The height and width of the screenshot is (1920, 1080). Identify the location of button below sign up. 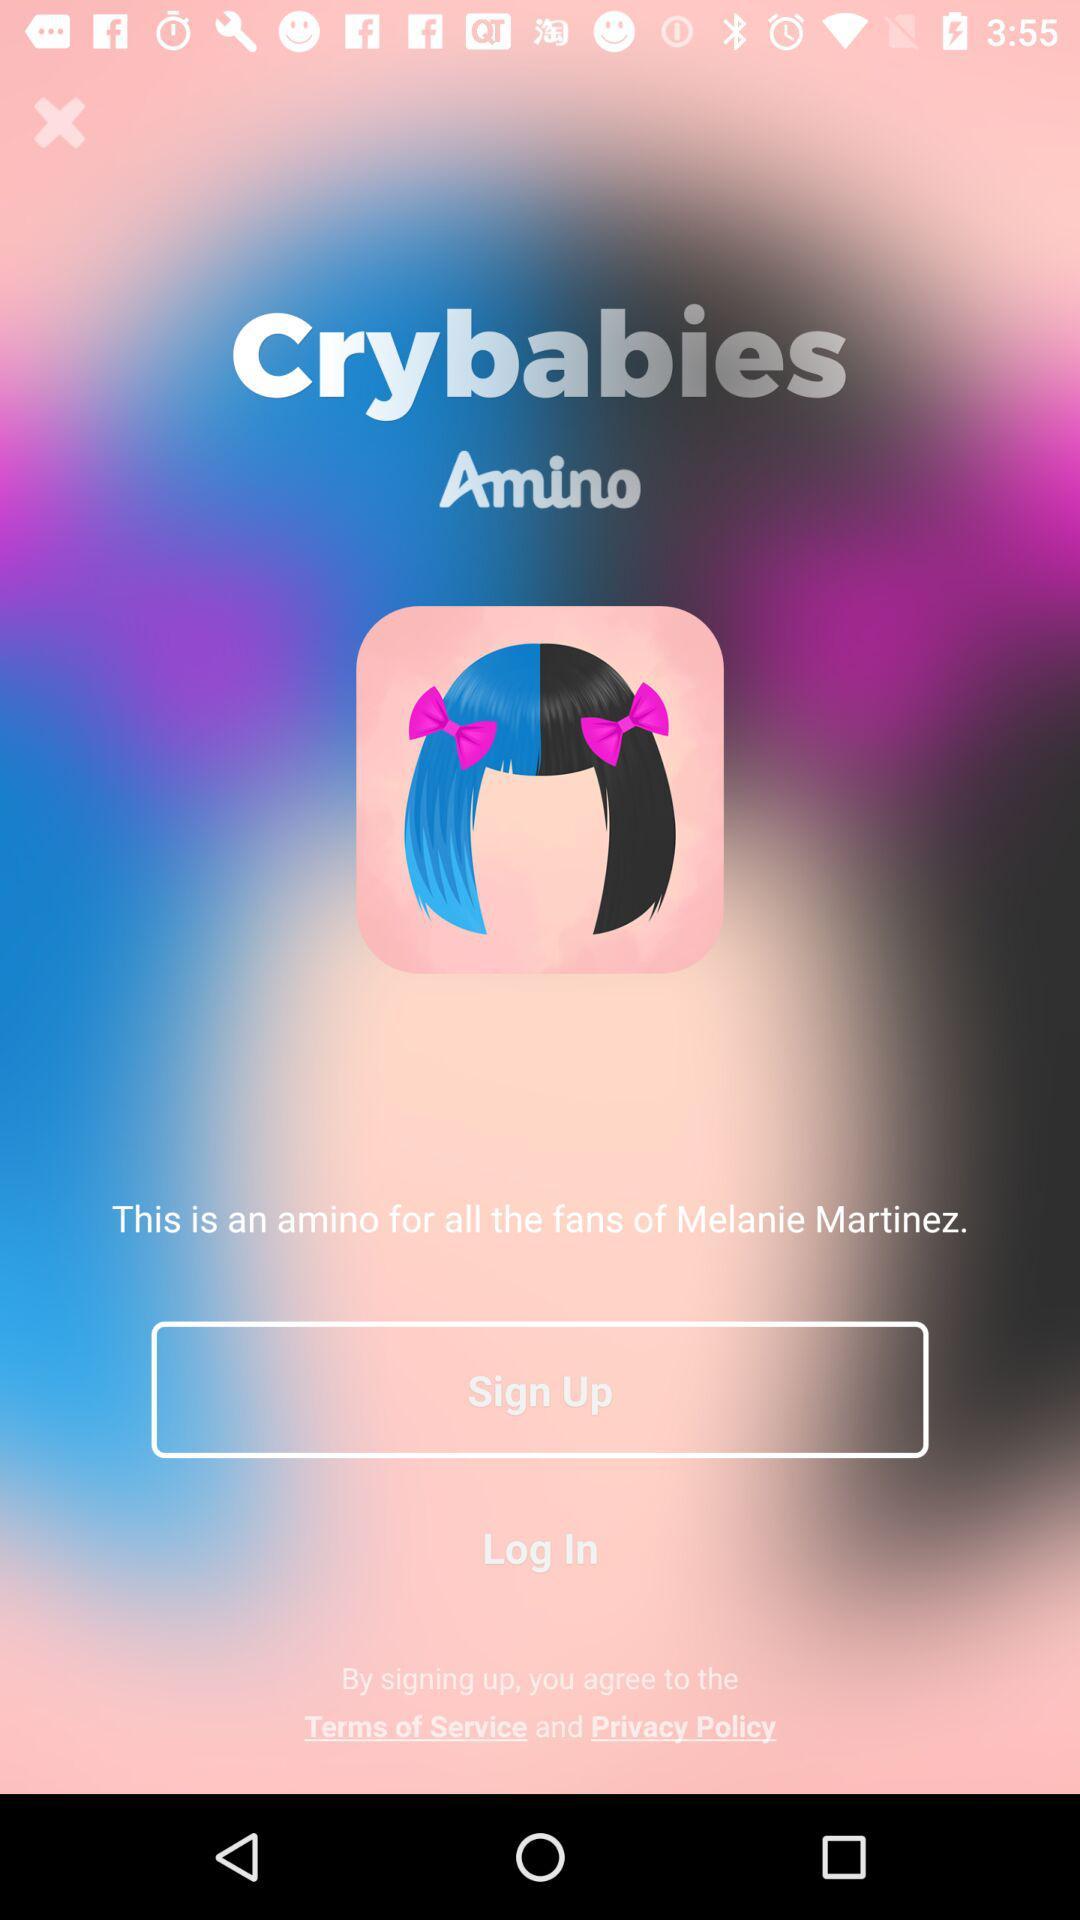
(540, 1546).